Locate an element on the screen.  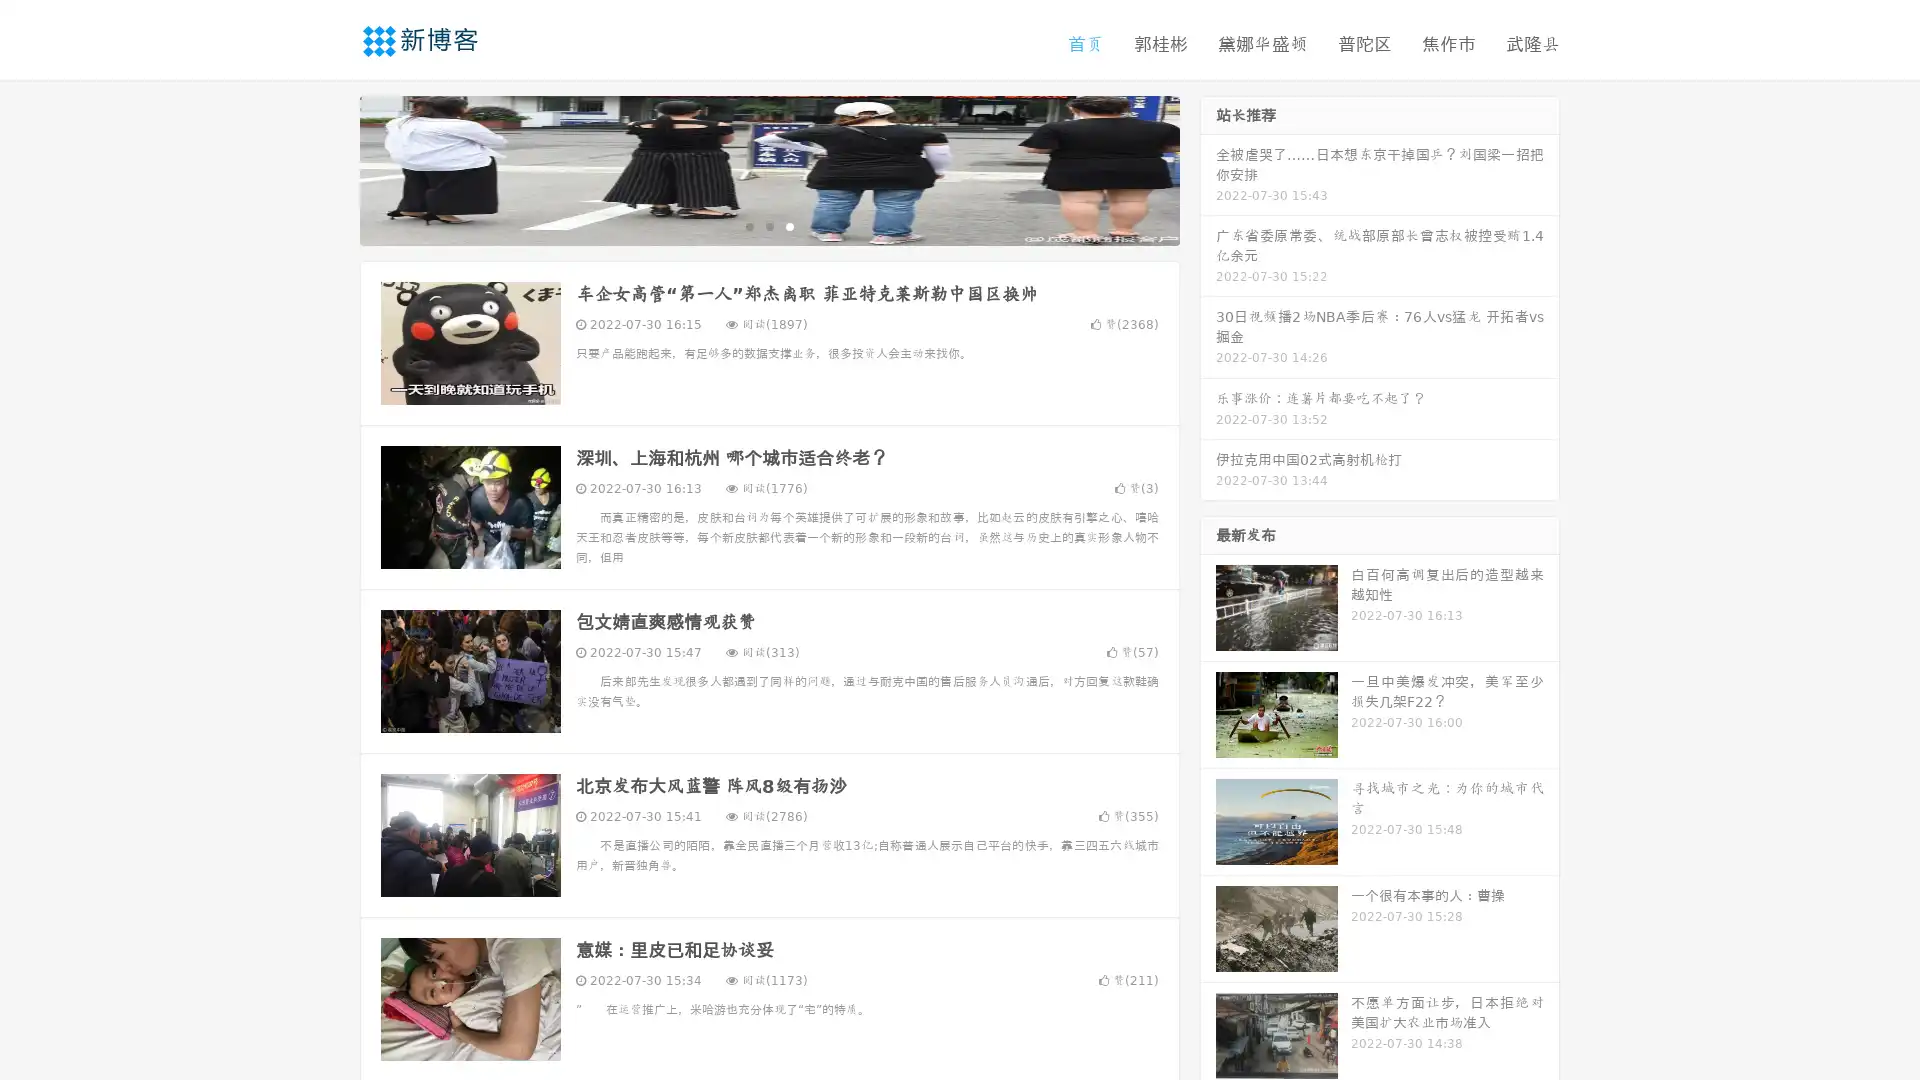
Previous slide is located at coordinates (330, 168).